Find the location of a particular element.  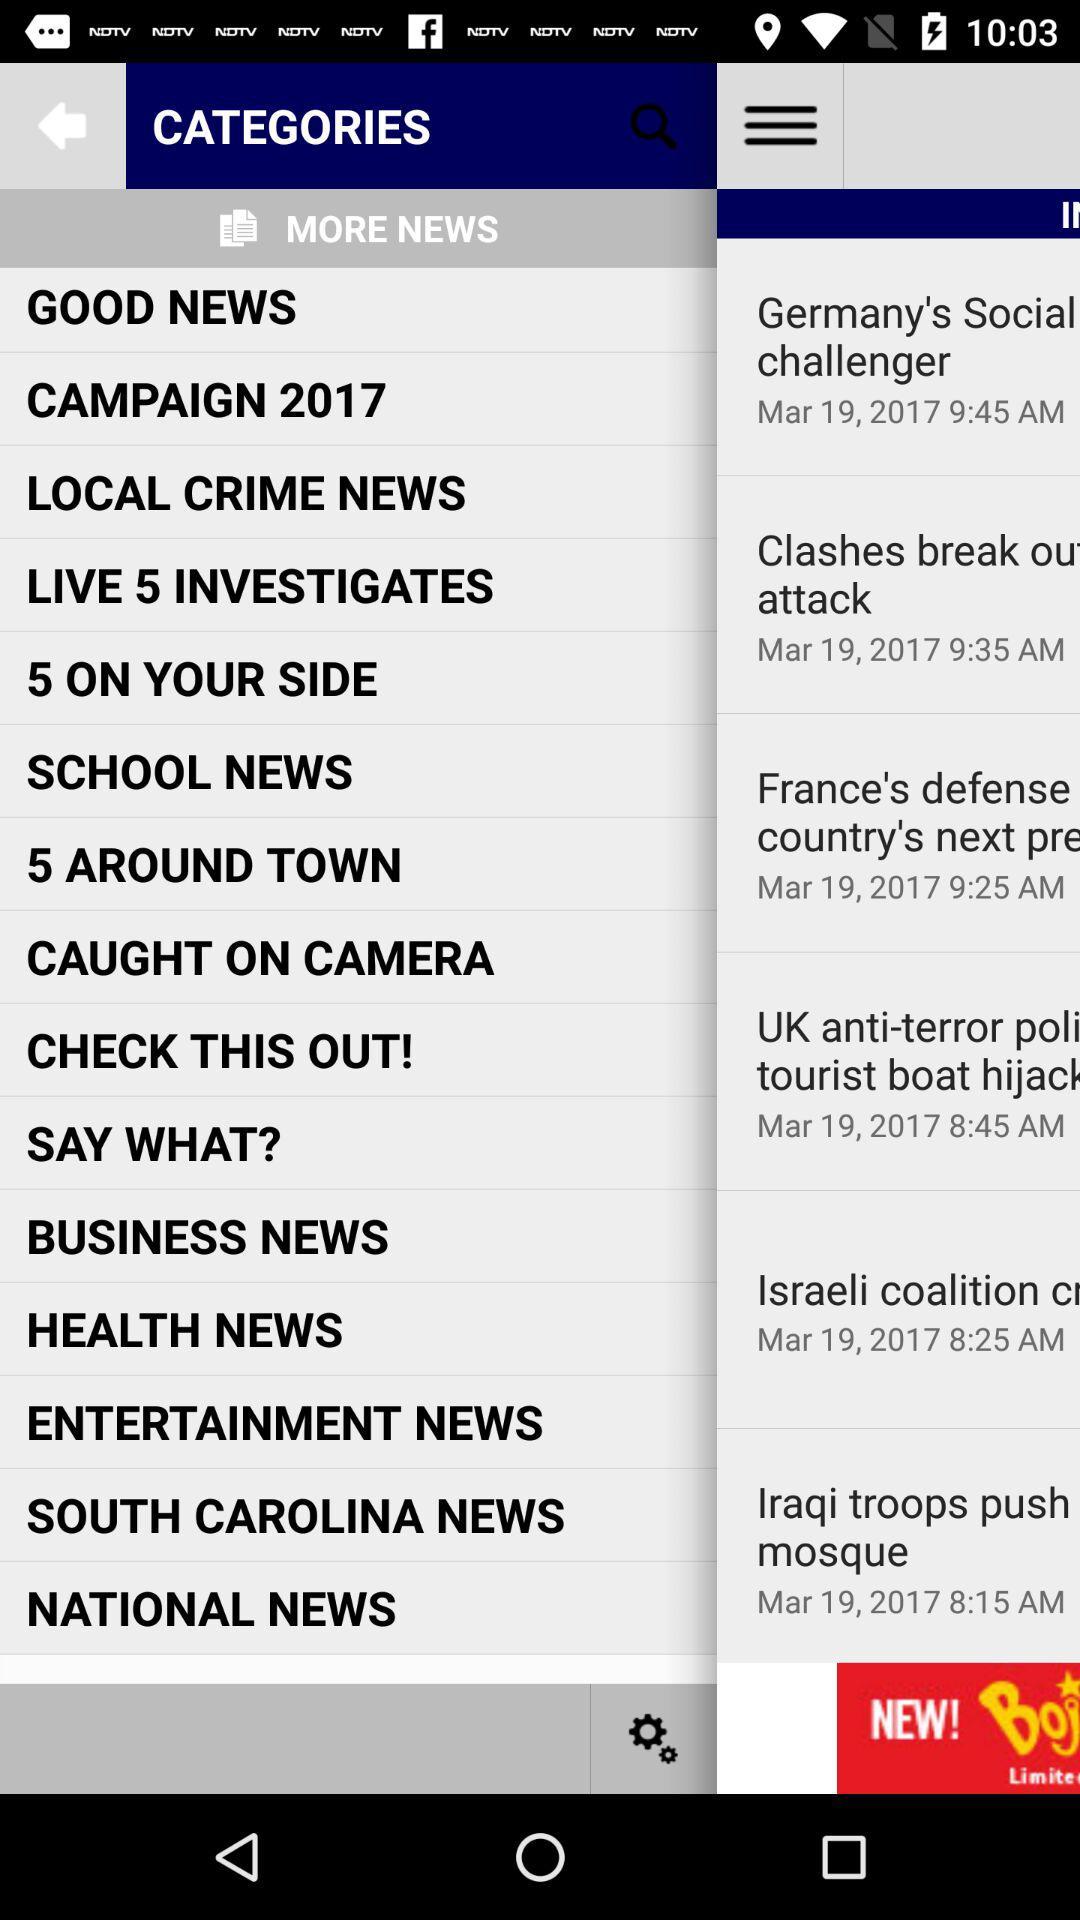

the search icon is located at coordinates (654, 124).